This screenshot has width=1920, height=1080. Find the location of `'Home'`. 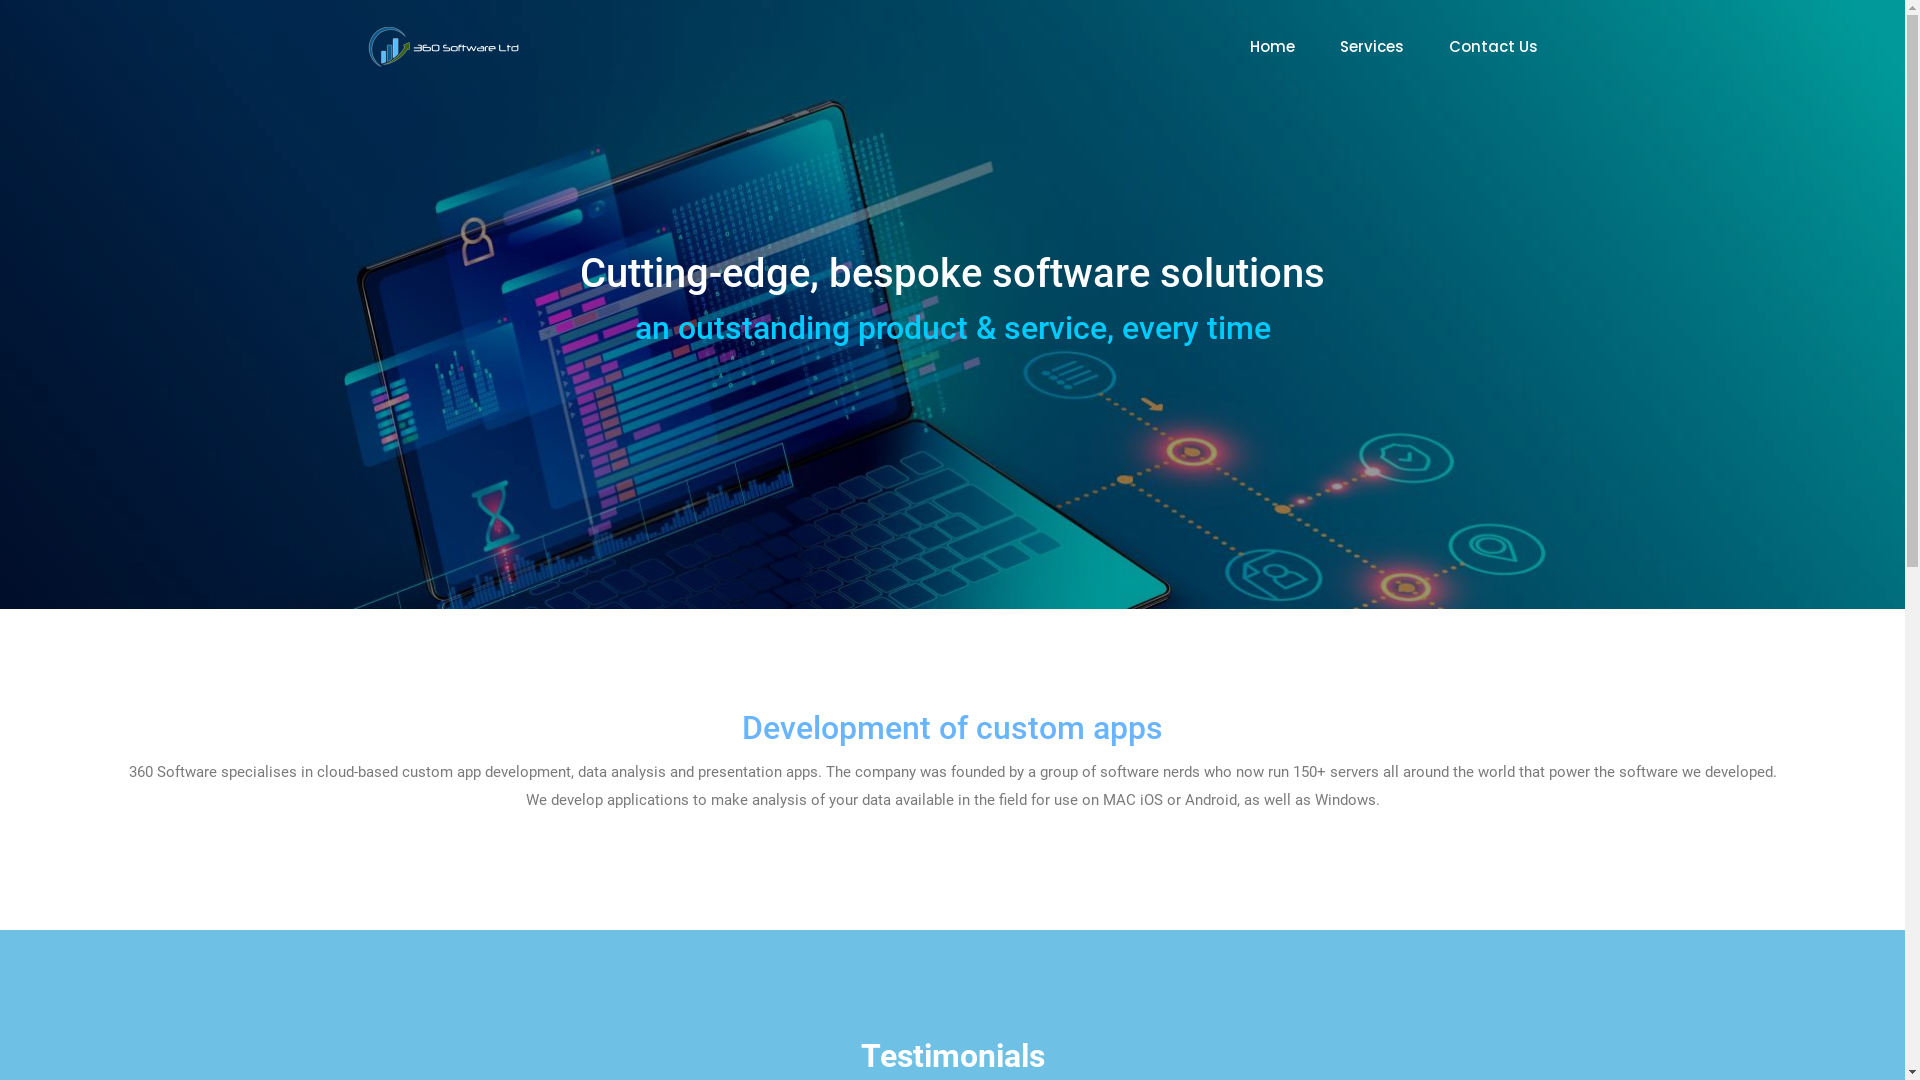

'Home' is located at coordinates (1248, 45).